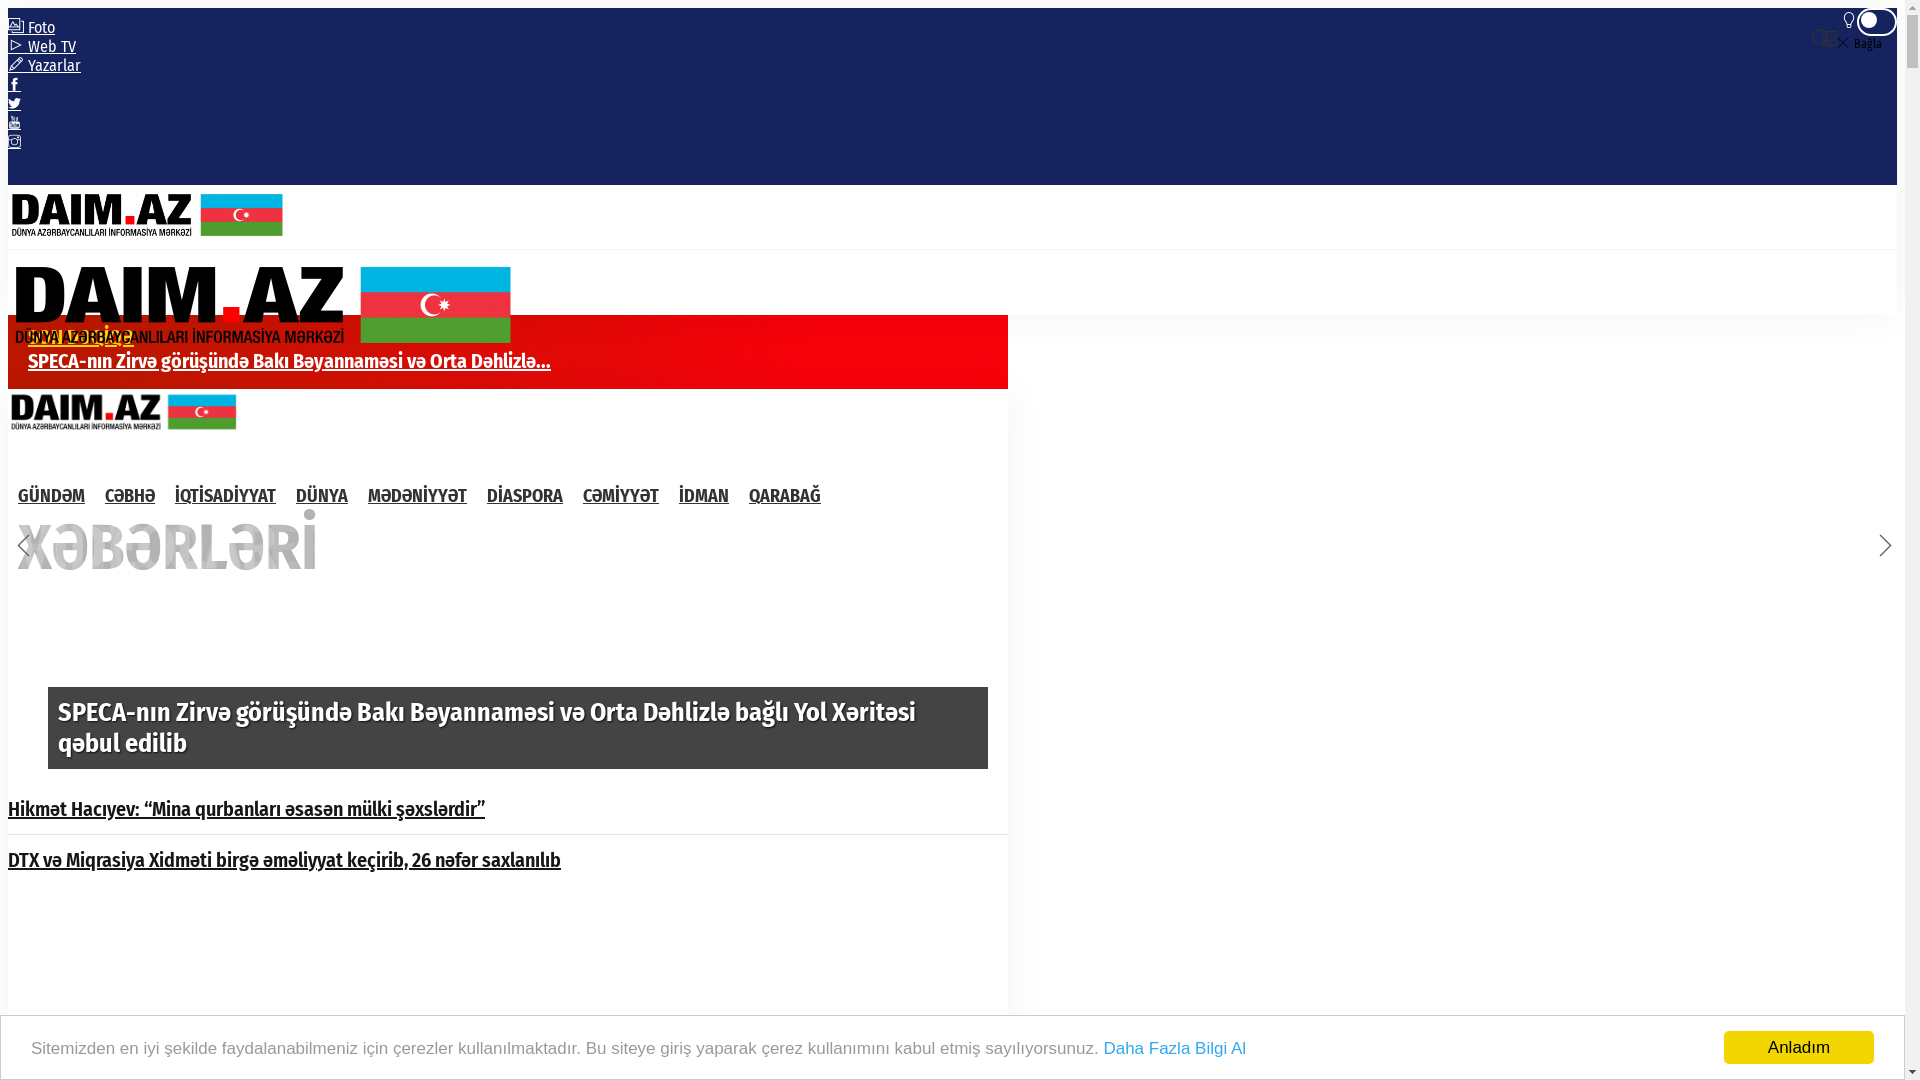 The height and width of the screenshot is (1080, 1920). I want to click on 'Gece Modu', so click(1875, 22).